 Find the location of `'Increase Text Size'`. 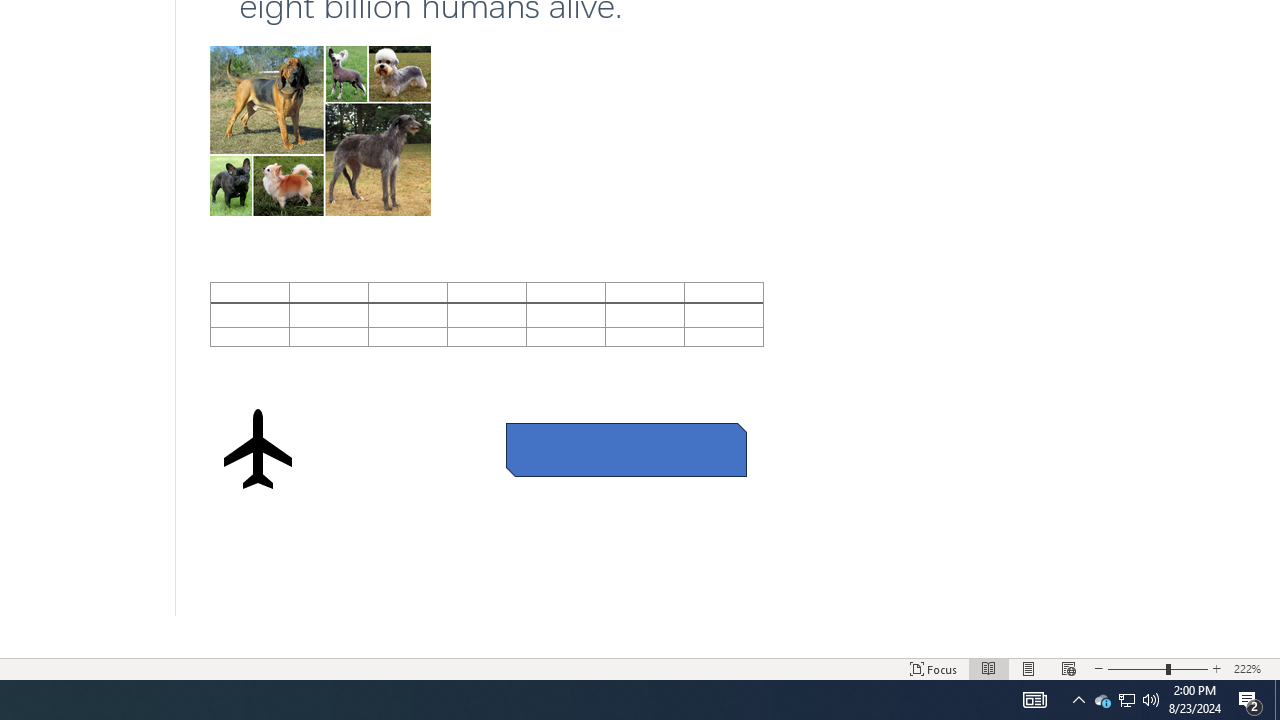

'Increase Text Size' is located at coordinates (1216, 669).